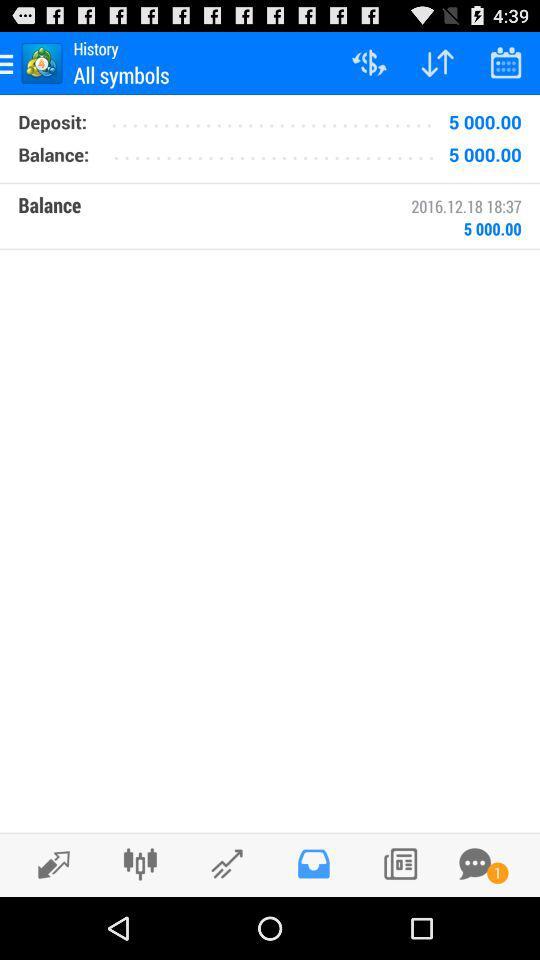 The height and width of the screenshot is (960, 540). I want to click on buy or sell, so click(48, 863).